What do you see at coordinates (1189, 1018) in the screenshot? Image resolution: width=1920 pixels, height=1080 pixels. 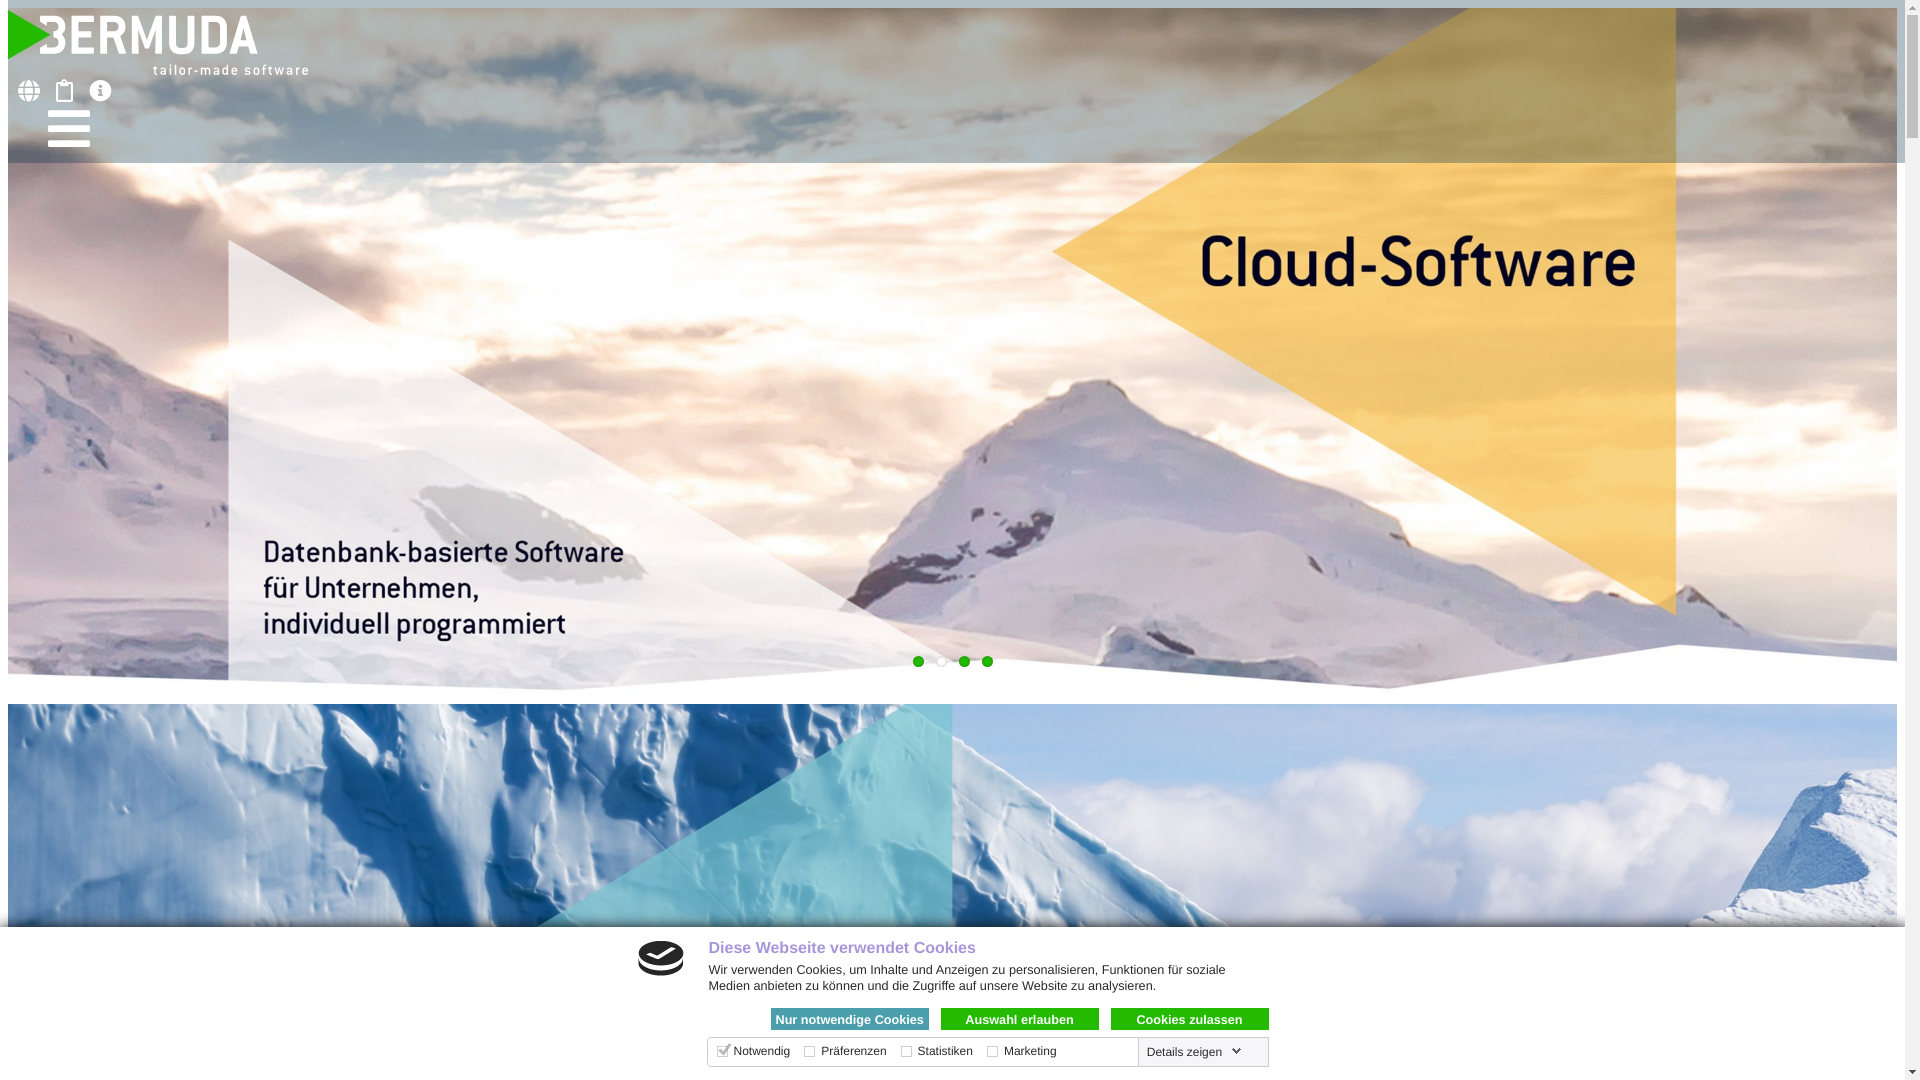 I see `'Cookies zulassen'` at bounding box center [1189, 1018].